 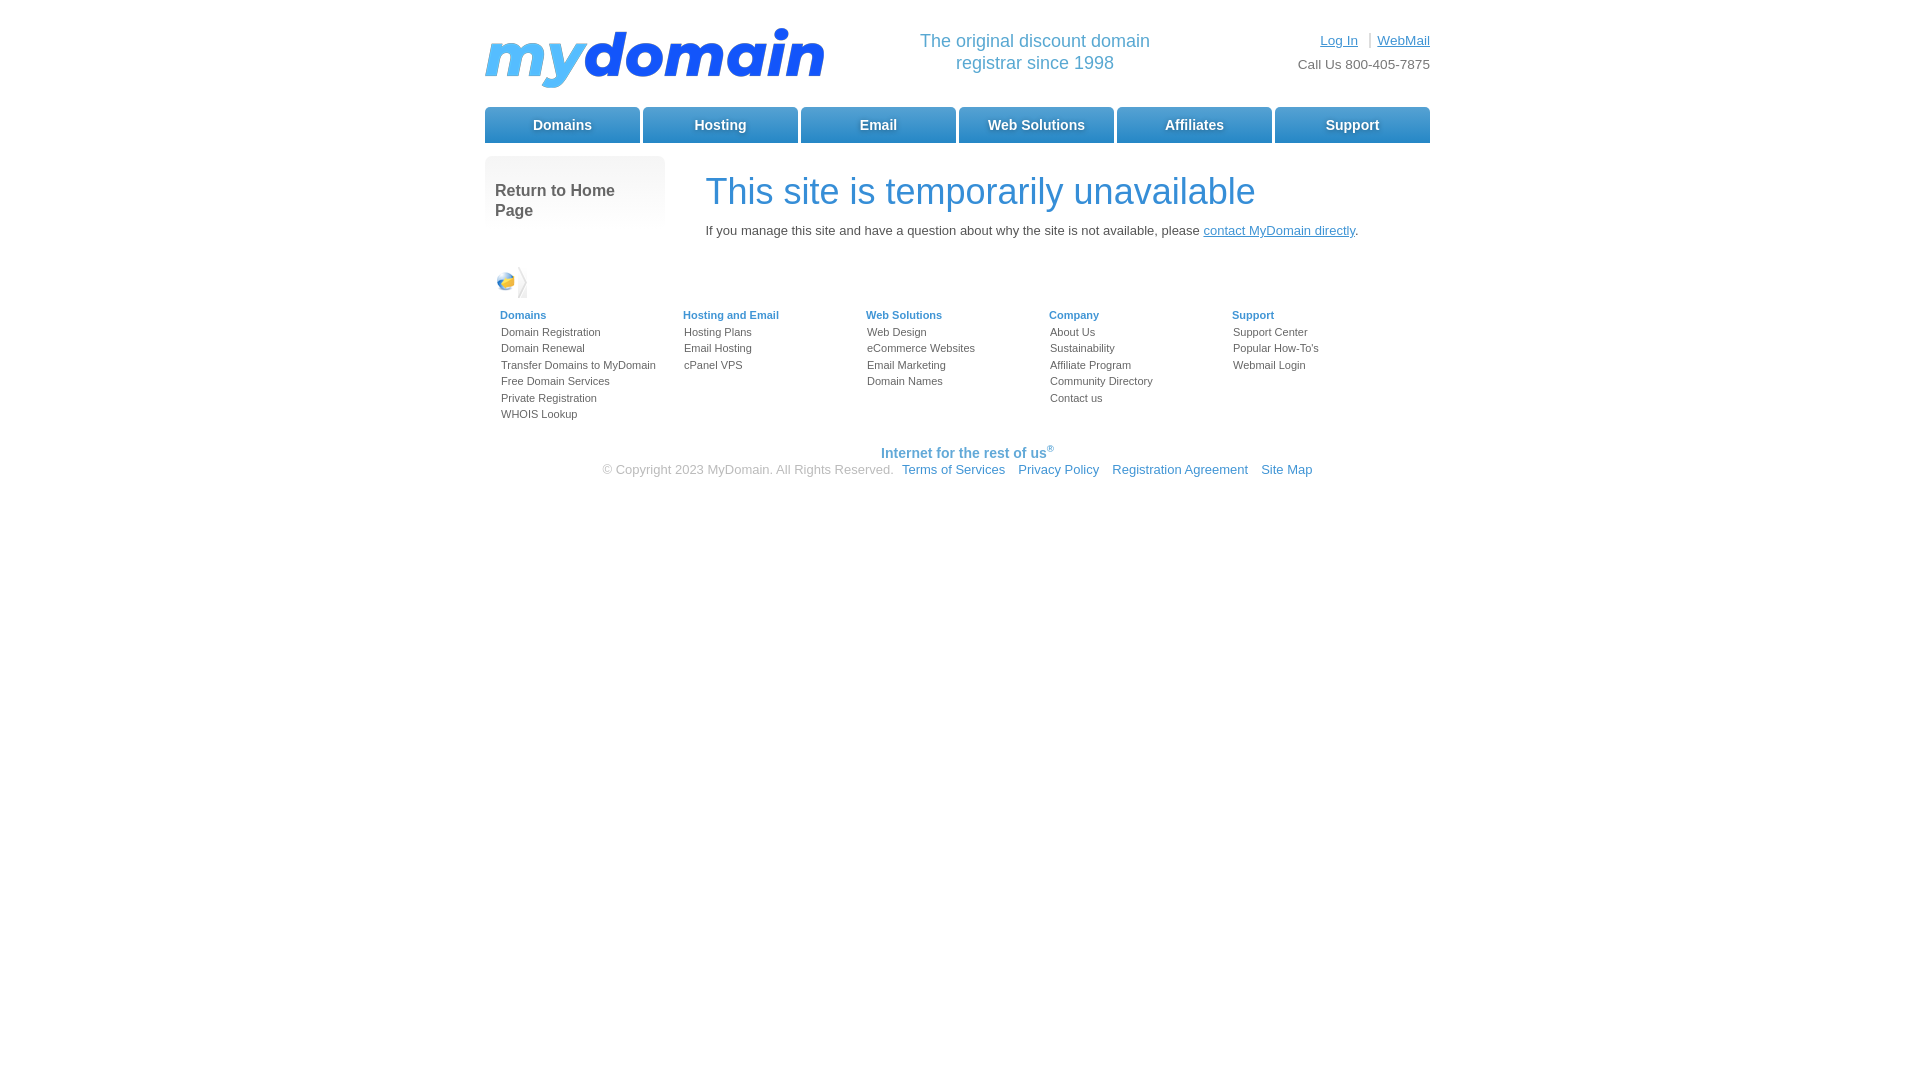 I want to click on 'Webmail Login', so click(x=1268, y=365).